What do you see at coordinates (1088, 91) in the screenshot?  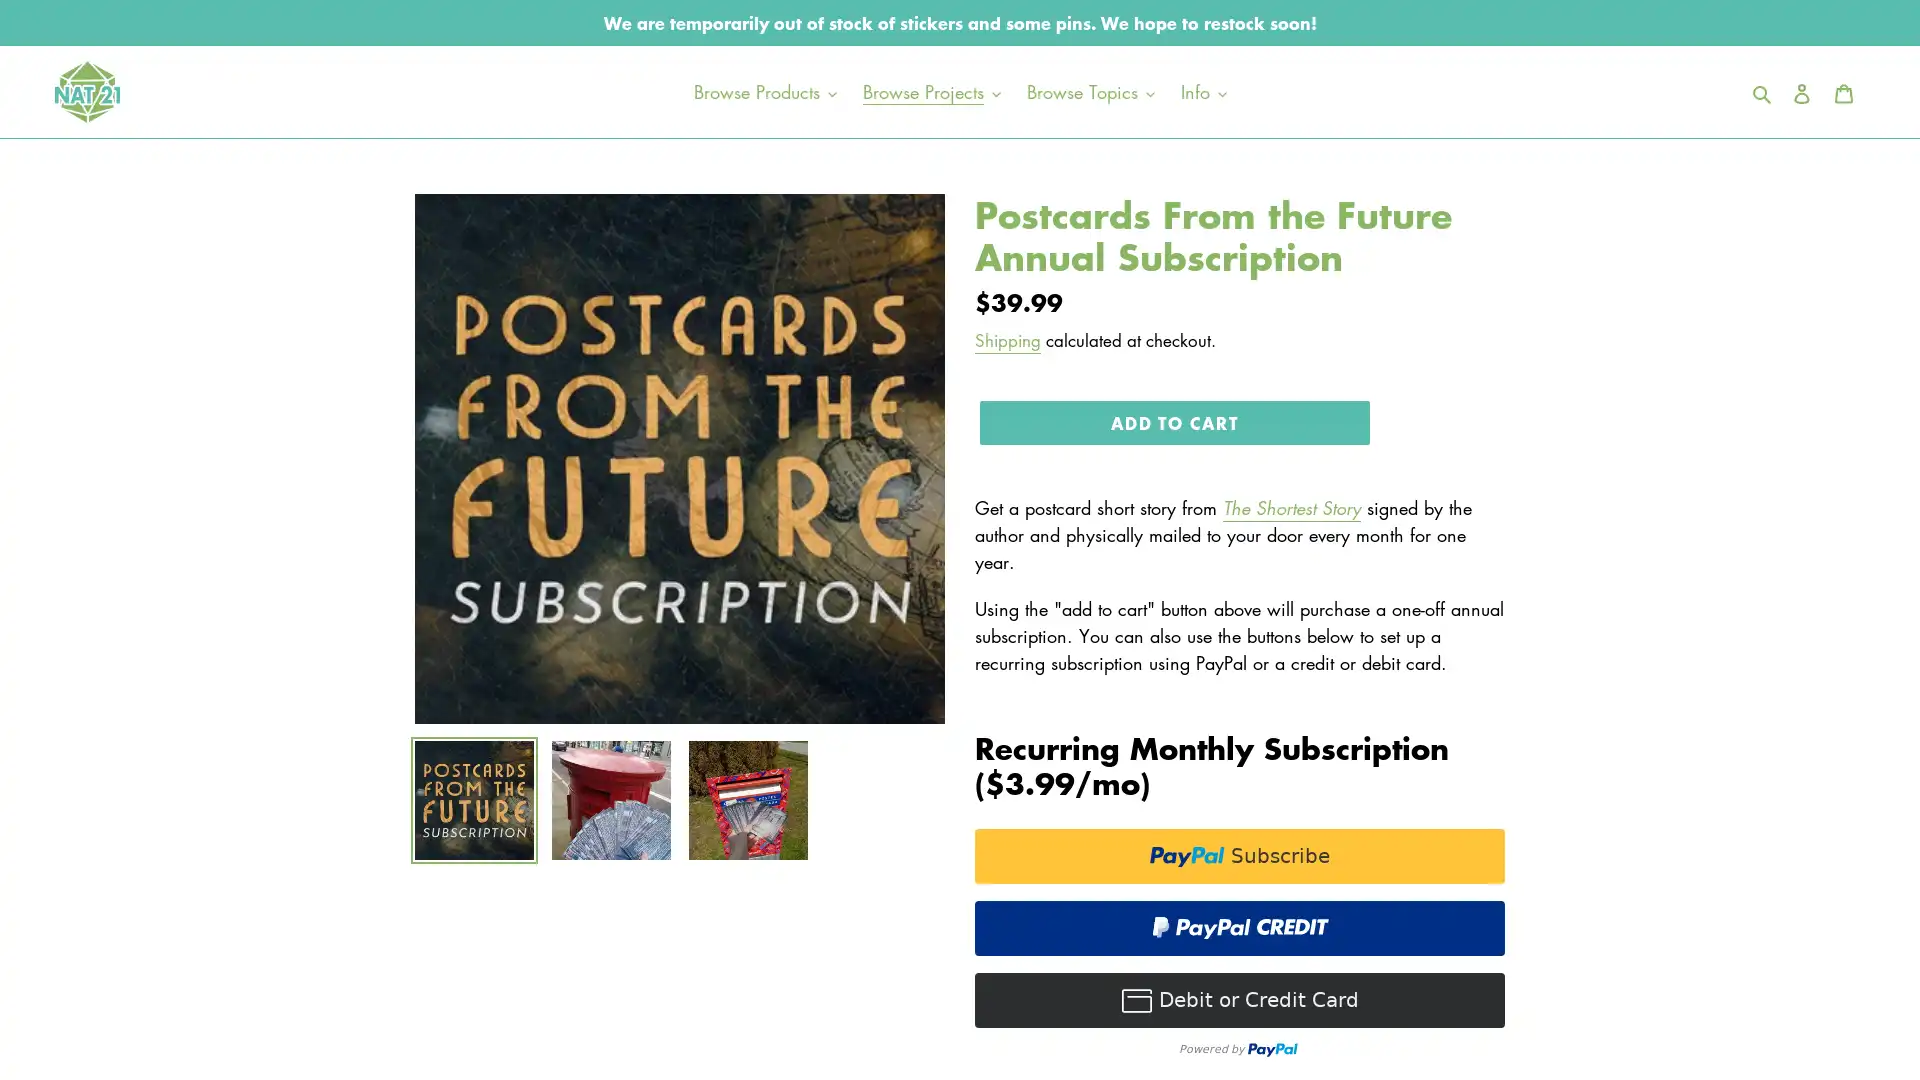 I see `Browse Topics` at bounding box center [1088, 91].